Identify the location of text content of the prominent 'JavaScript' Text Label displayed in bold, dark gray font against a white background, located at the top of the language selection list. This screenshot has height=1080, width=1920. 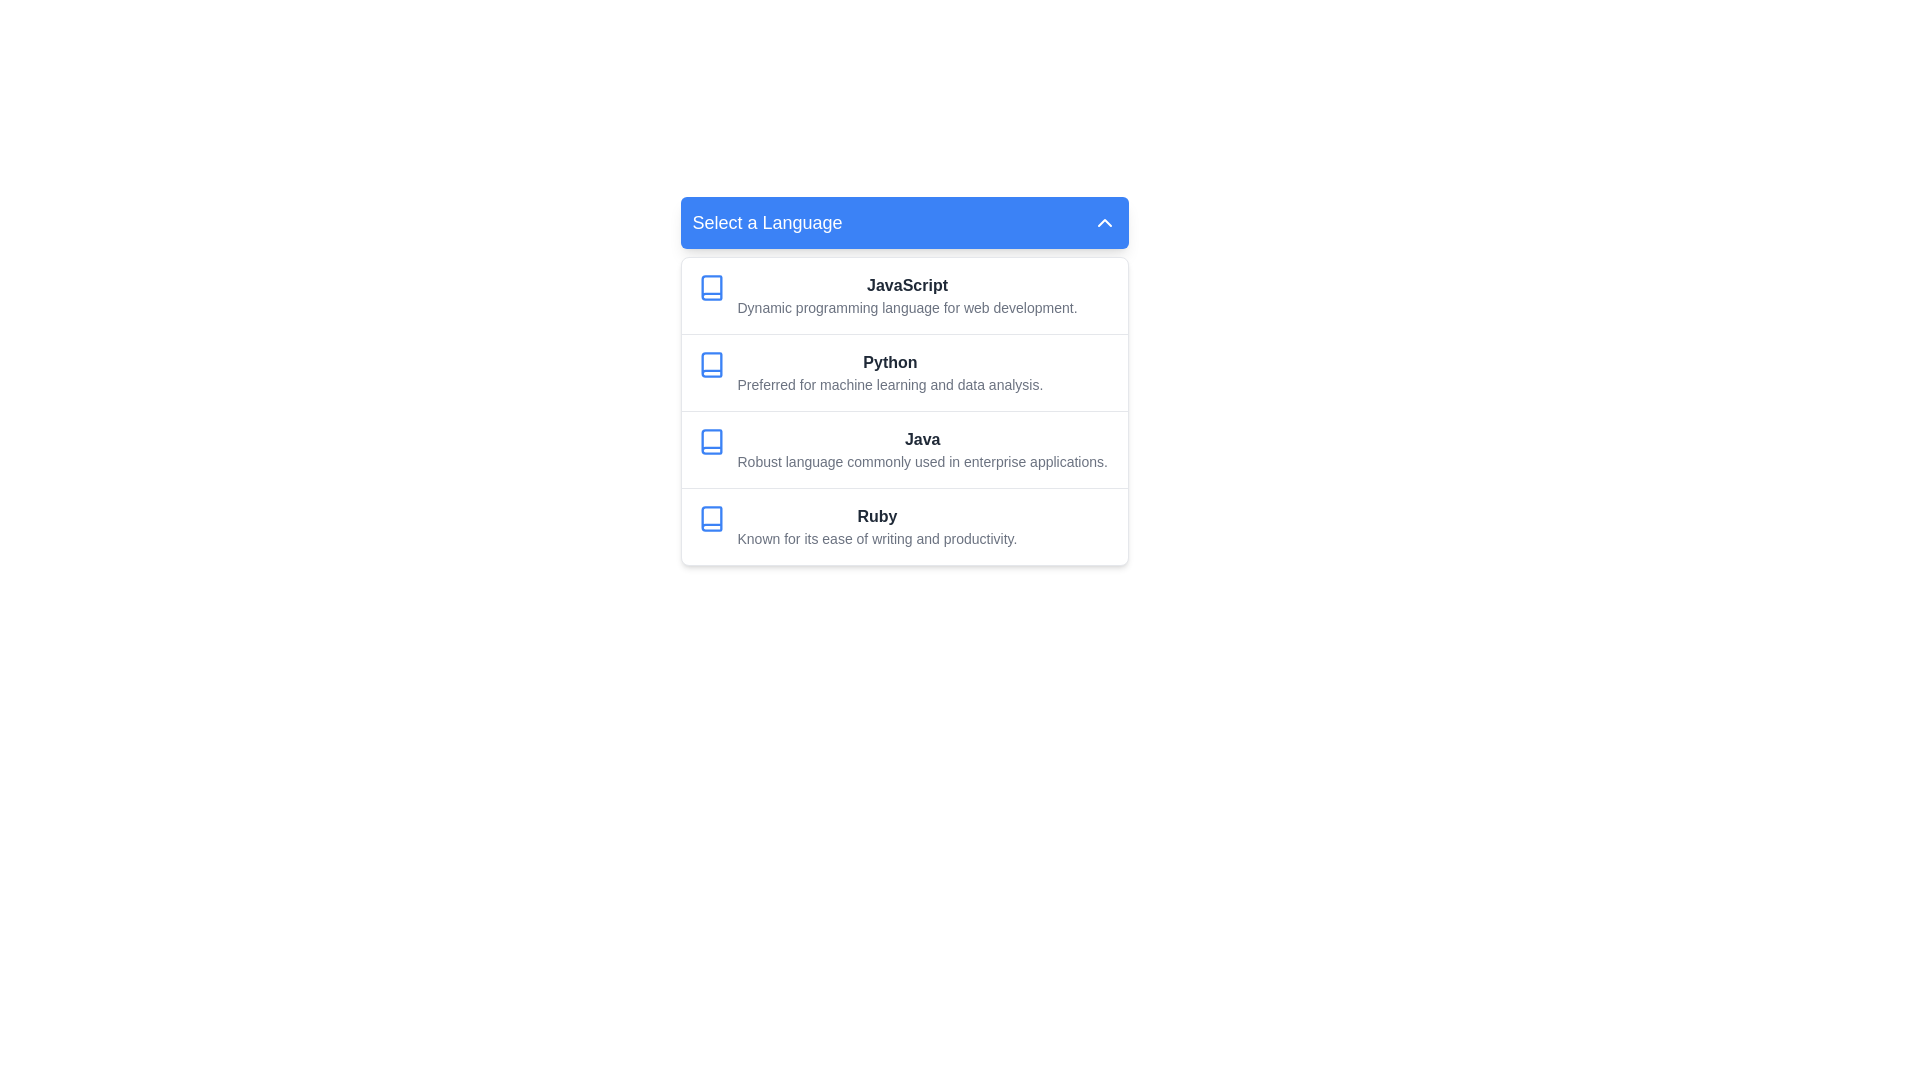
(906, 285).